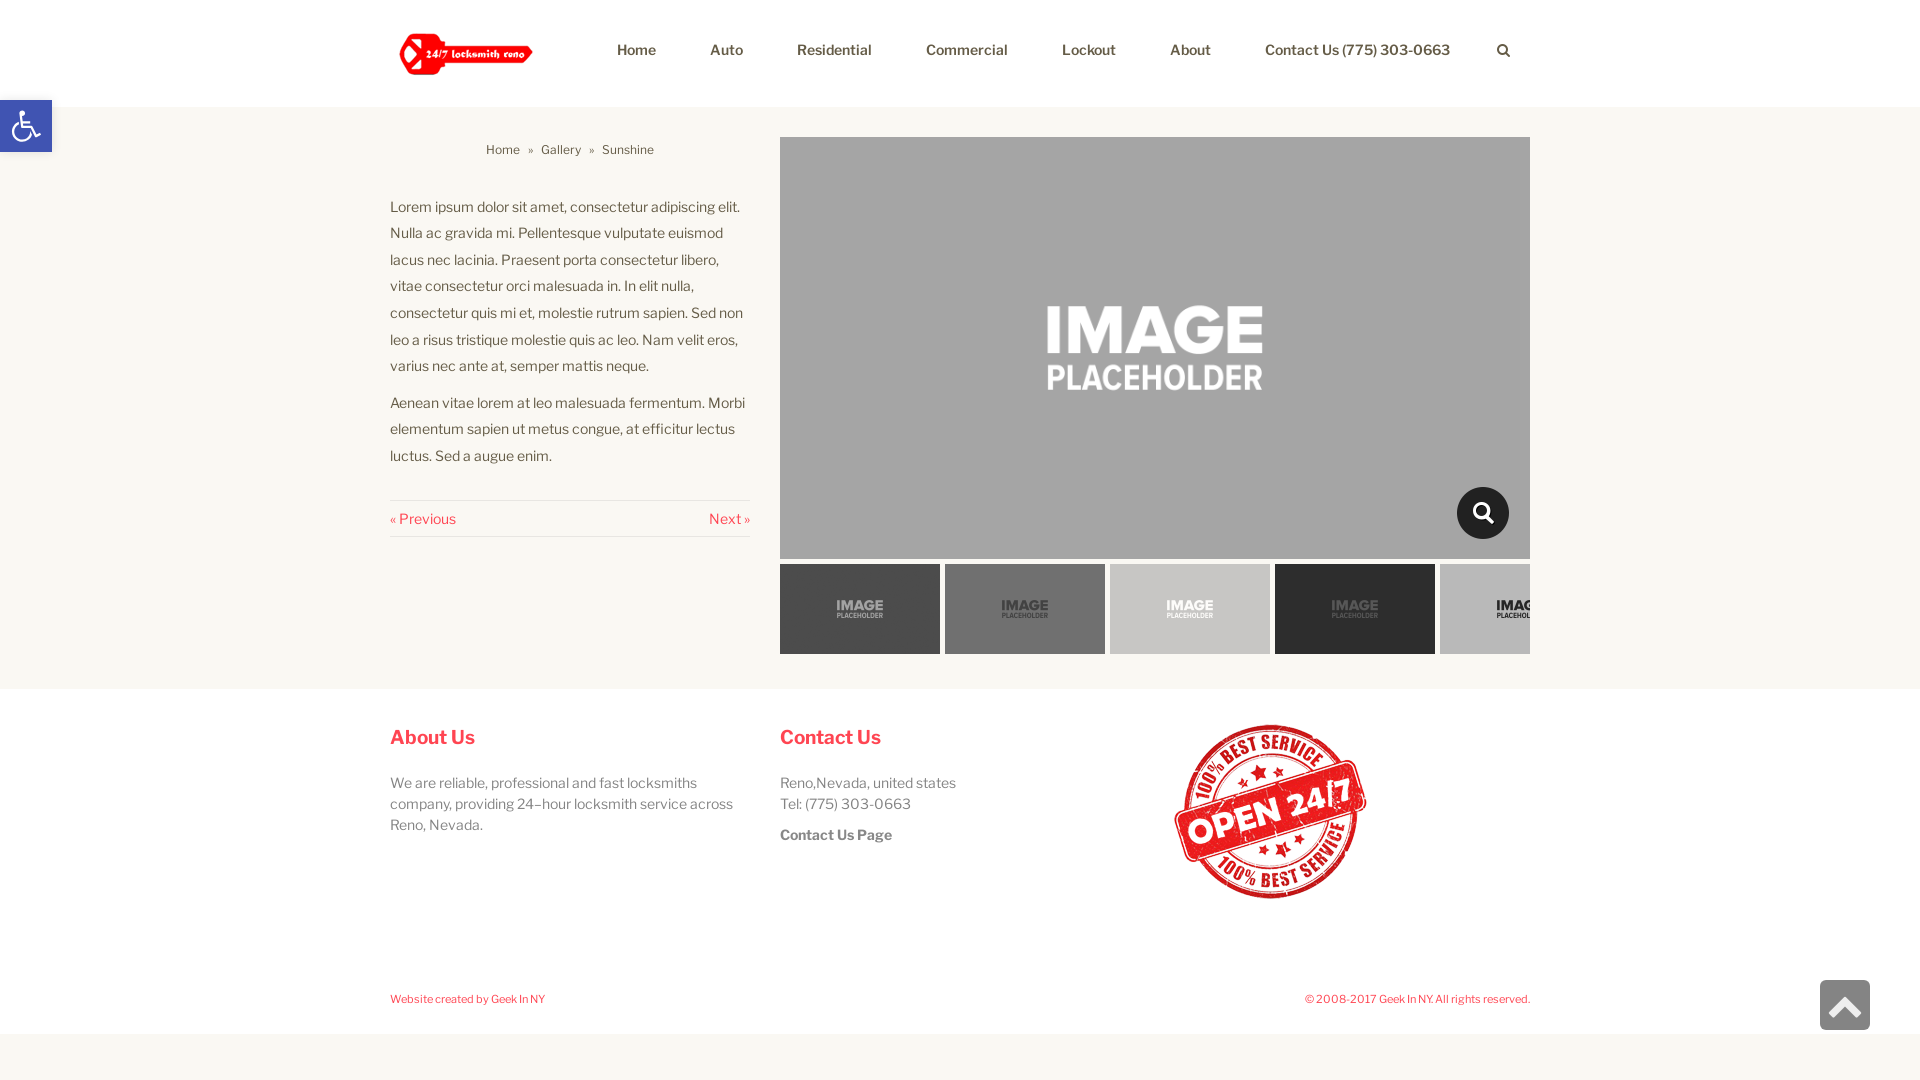  Describe the element at coordinates (1088, 49) in the screenshot. I see `'Lockout'` at that location.